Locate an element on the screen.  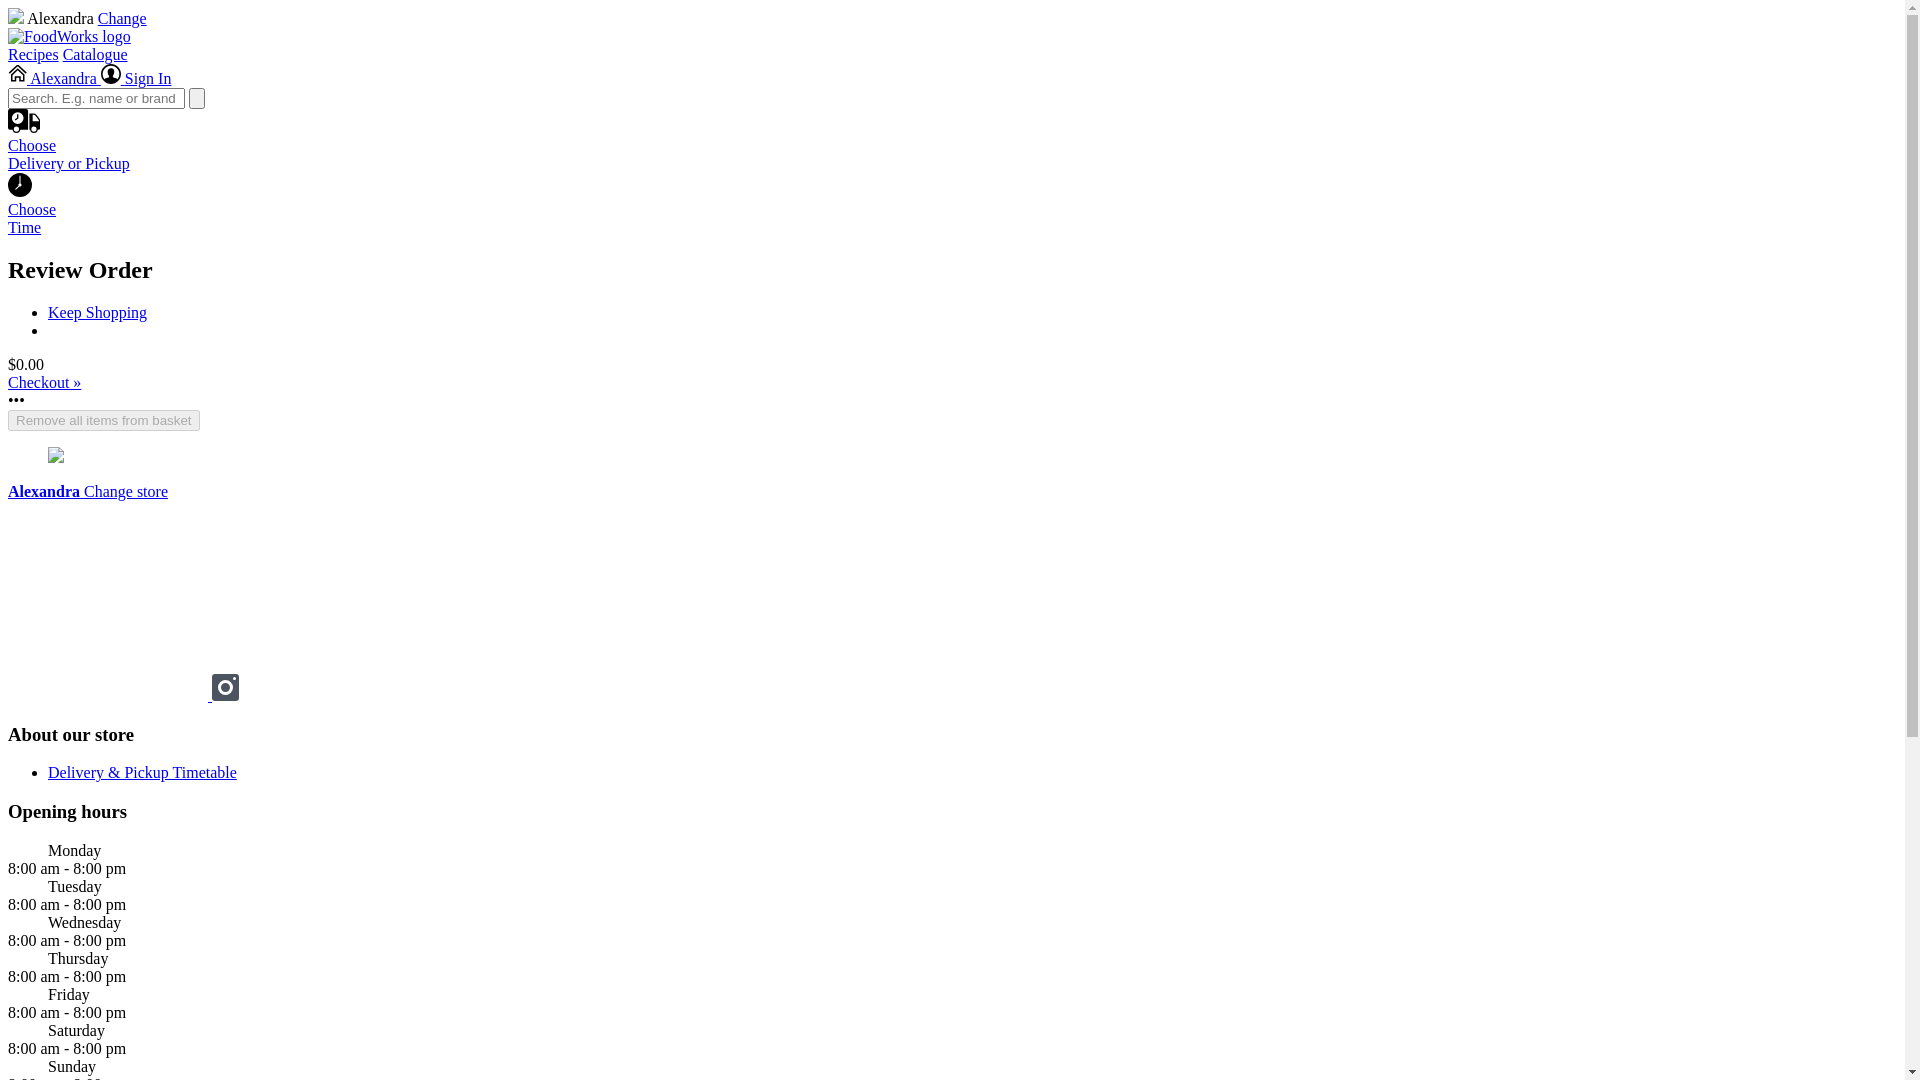
'Instagram foodworks_alexandra' is located at coordinates (225, 694).